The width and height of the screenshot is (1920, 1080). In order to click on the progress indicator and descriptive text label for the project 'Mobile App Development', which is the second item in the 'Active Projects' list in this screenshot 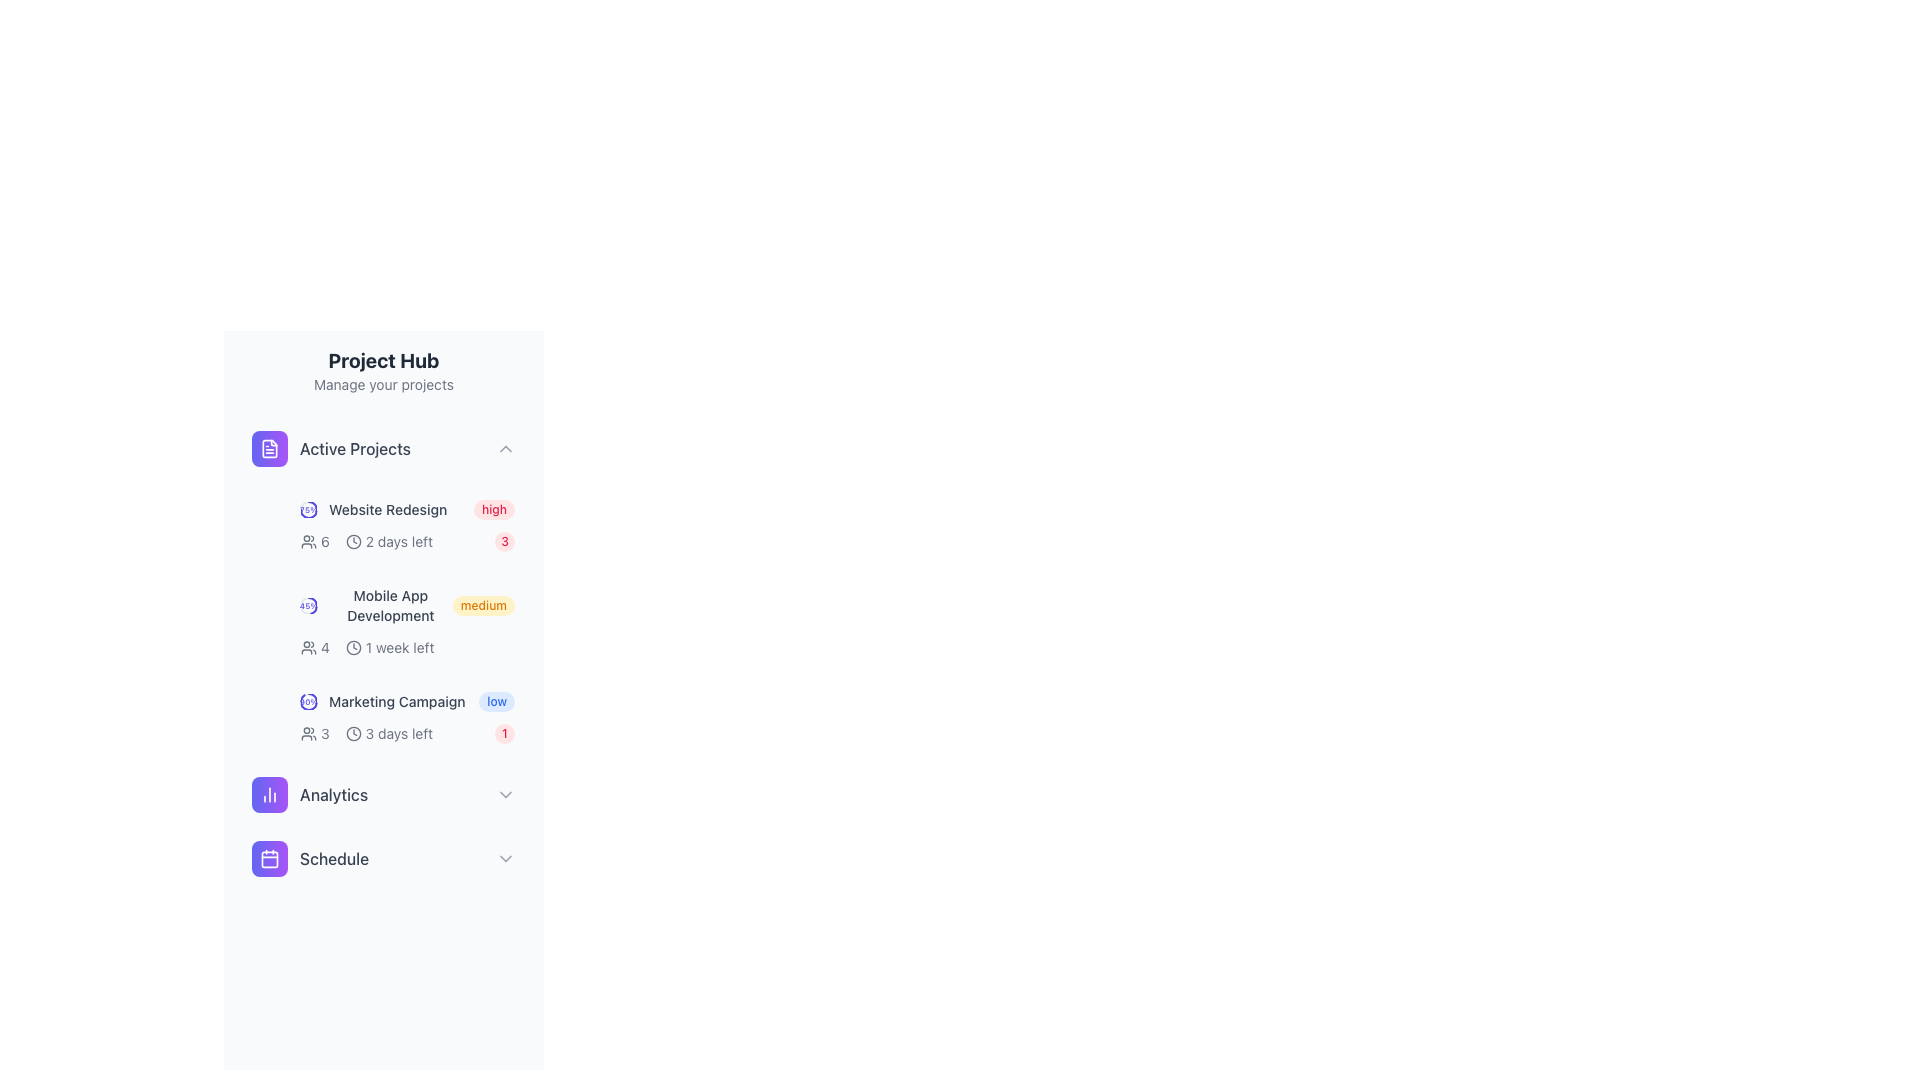, I will do `click(376, 604)`.